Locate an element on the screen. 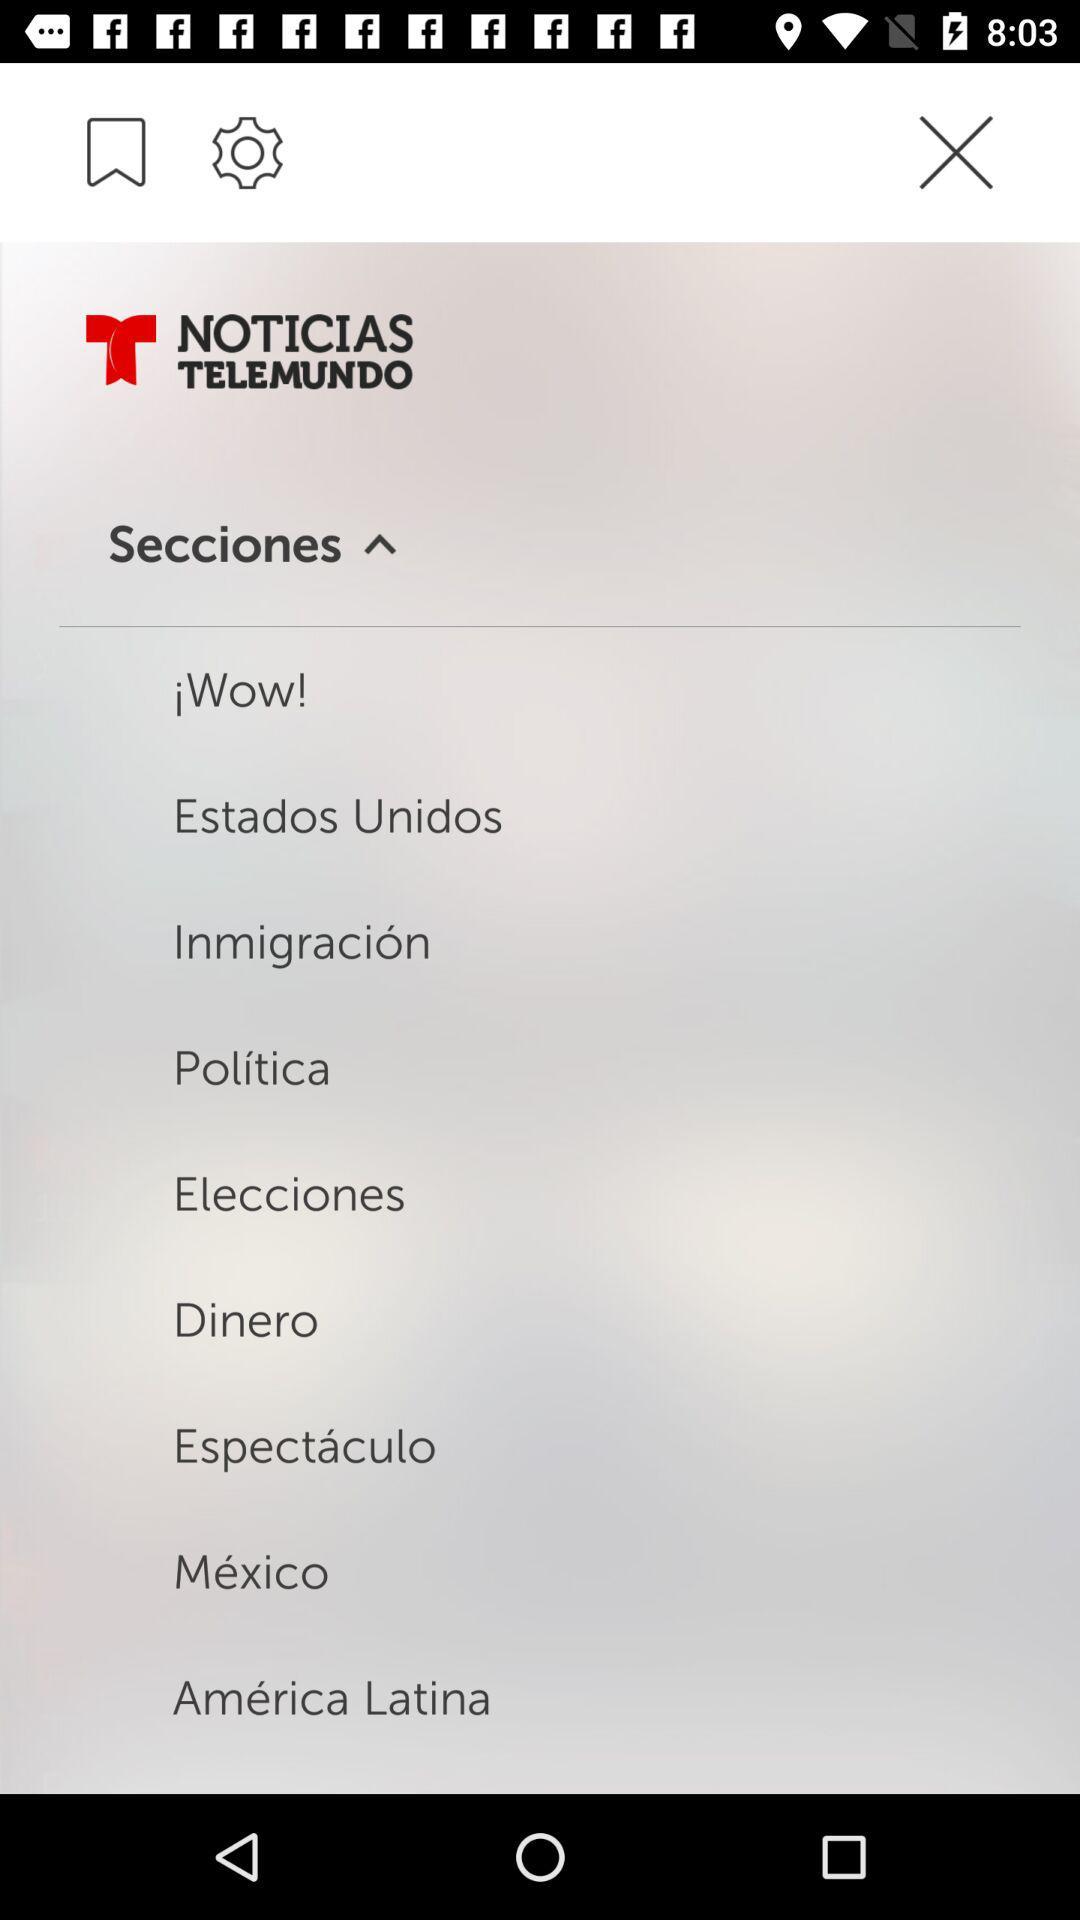 The height and width of the screenshot is (1920, 1080). the close icon is located at coordinates (994, 153).